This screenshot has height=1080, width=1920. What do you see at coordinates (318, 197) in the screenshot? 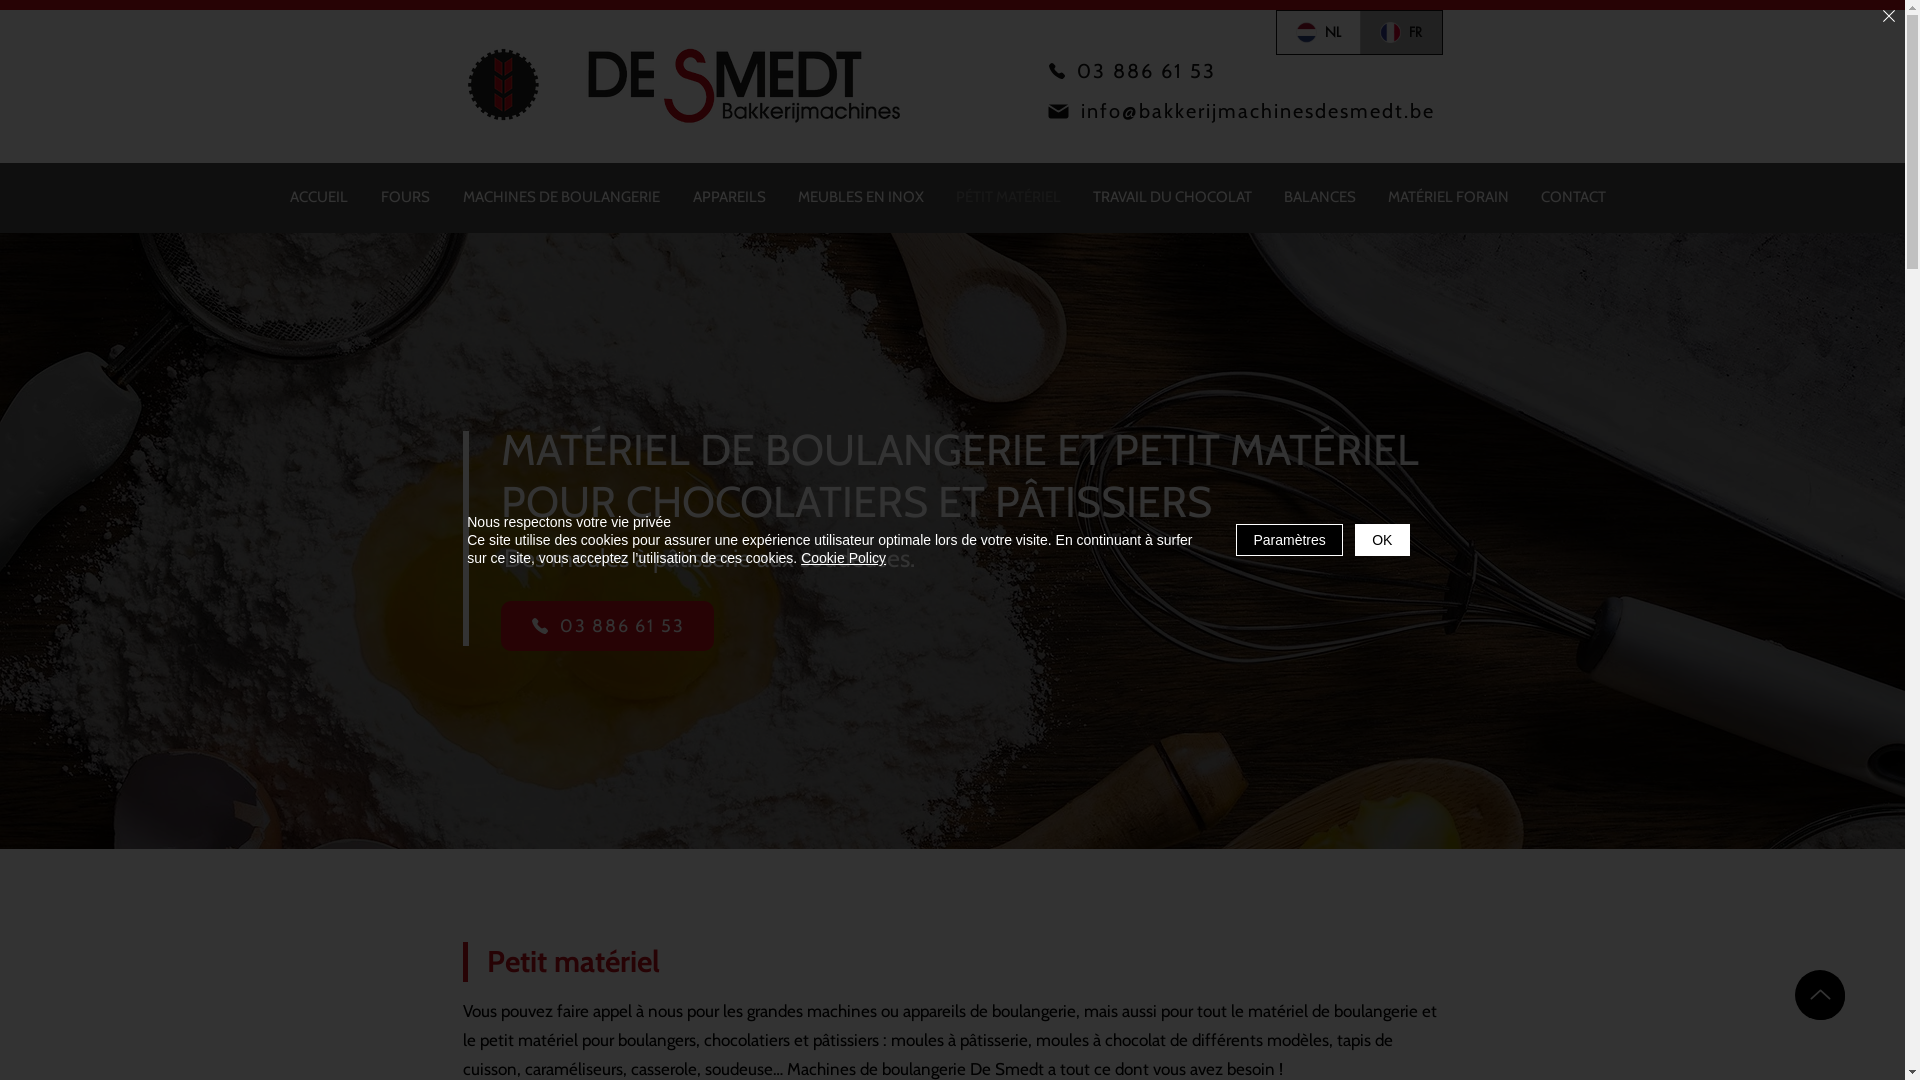
I see `'ACCUEIL'` at bounding box center [318, 197].